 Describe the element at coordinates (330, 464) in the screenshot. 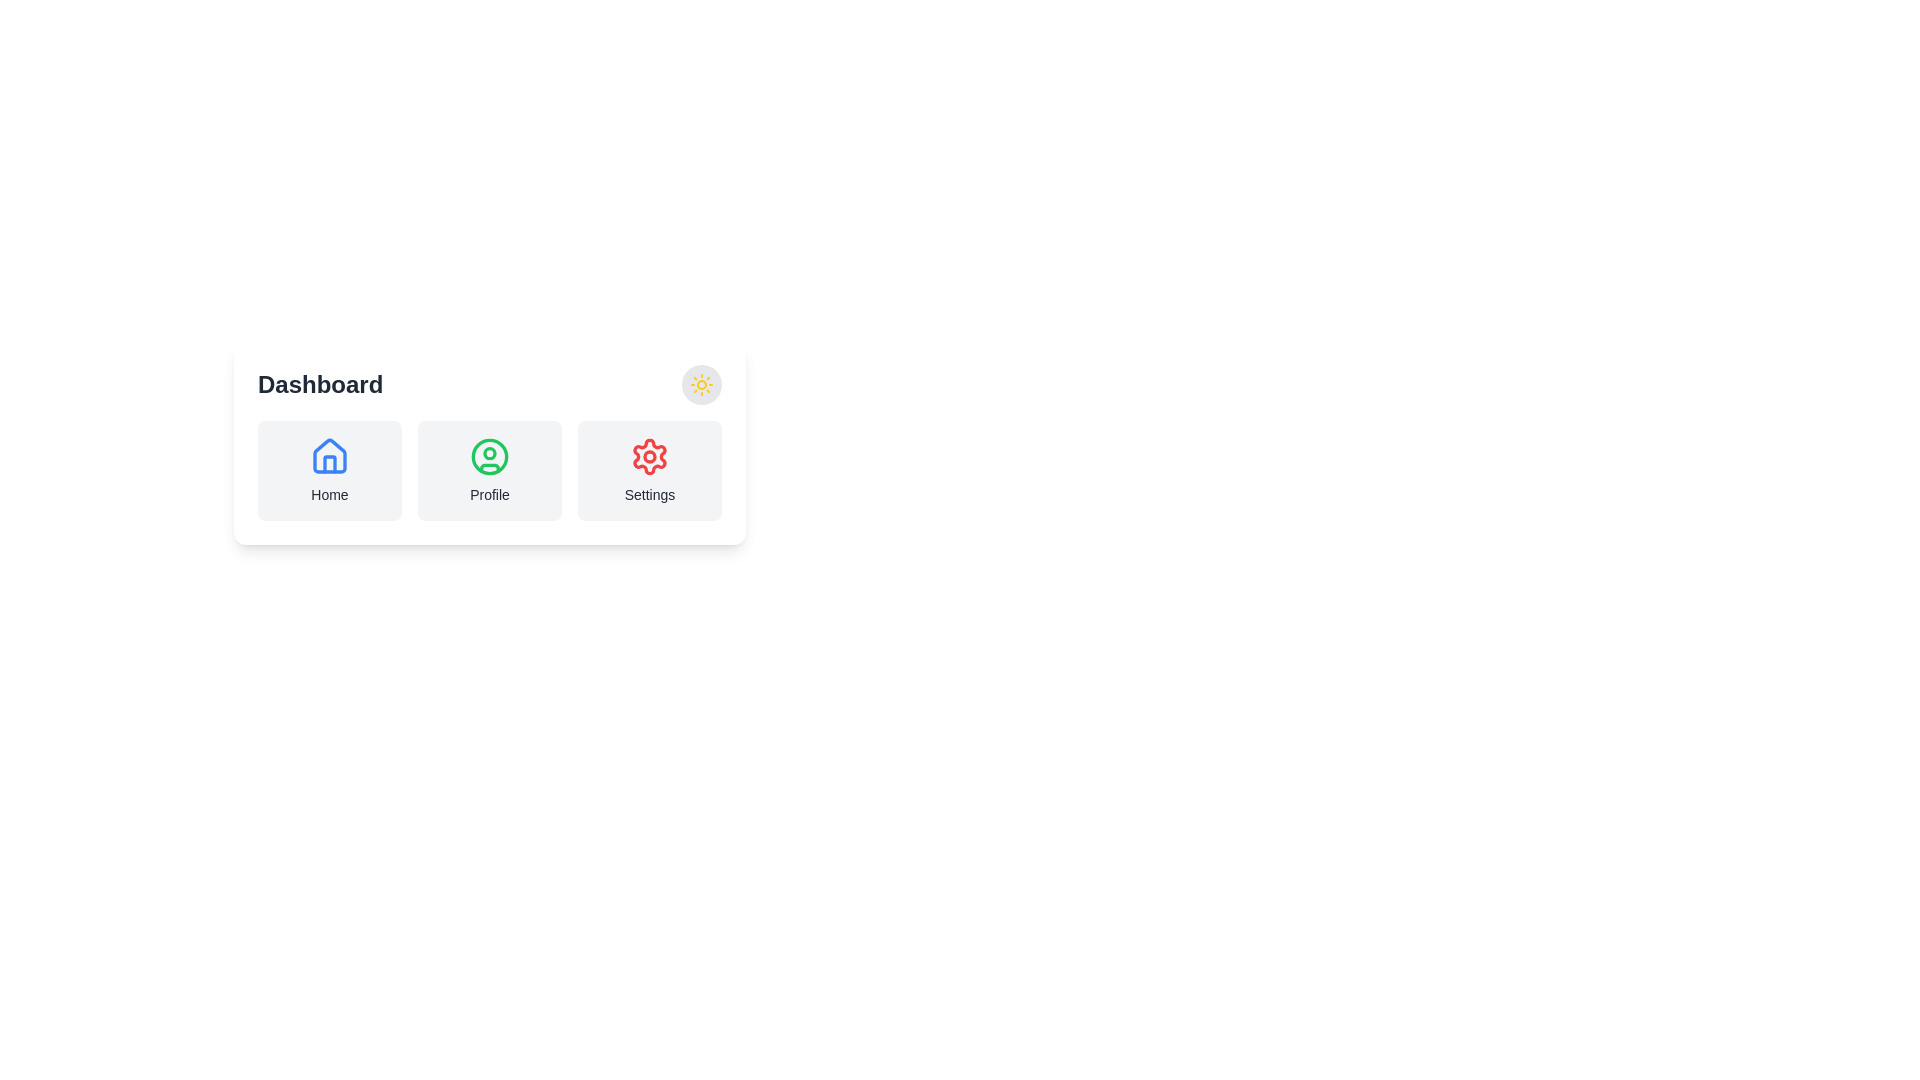

I see `the door or window segment of the house icon in the dashboard interface, which is styled with a blue stroke and no fill, located at the specified coordinates` at that location.